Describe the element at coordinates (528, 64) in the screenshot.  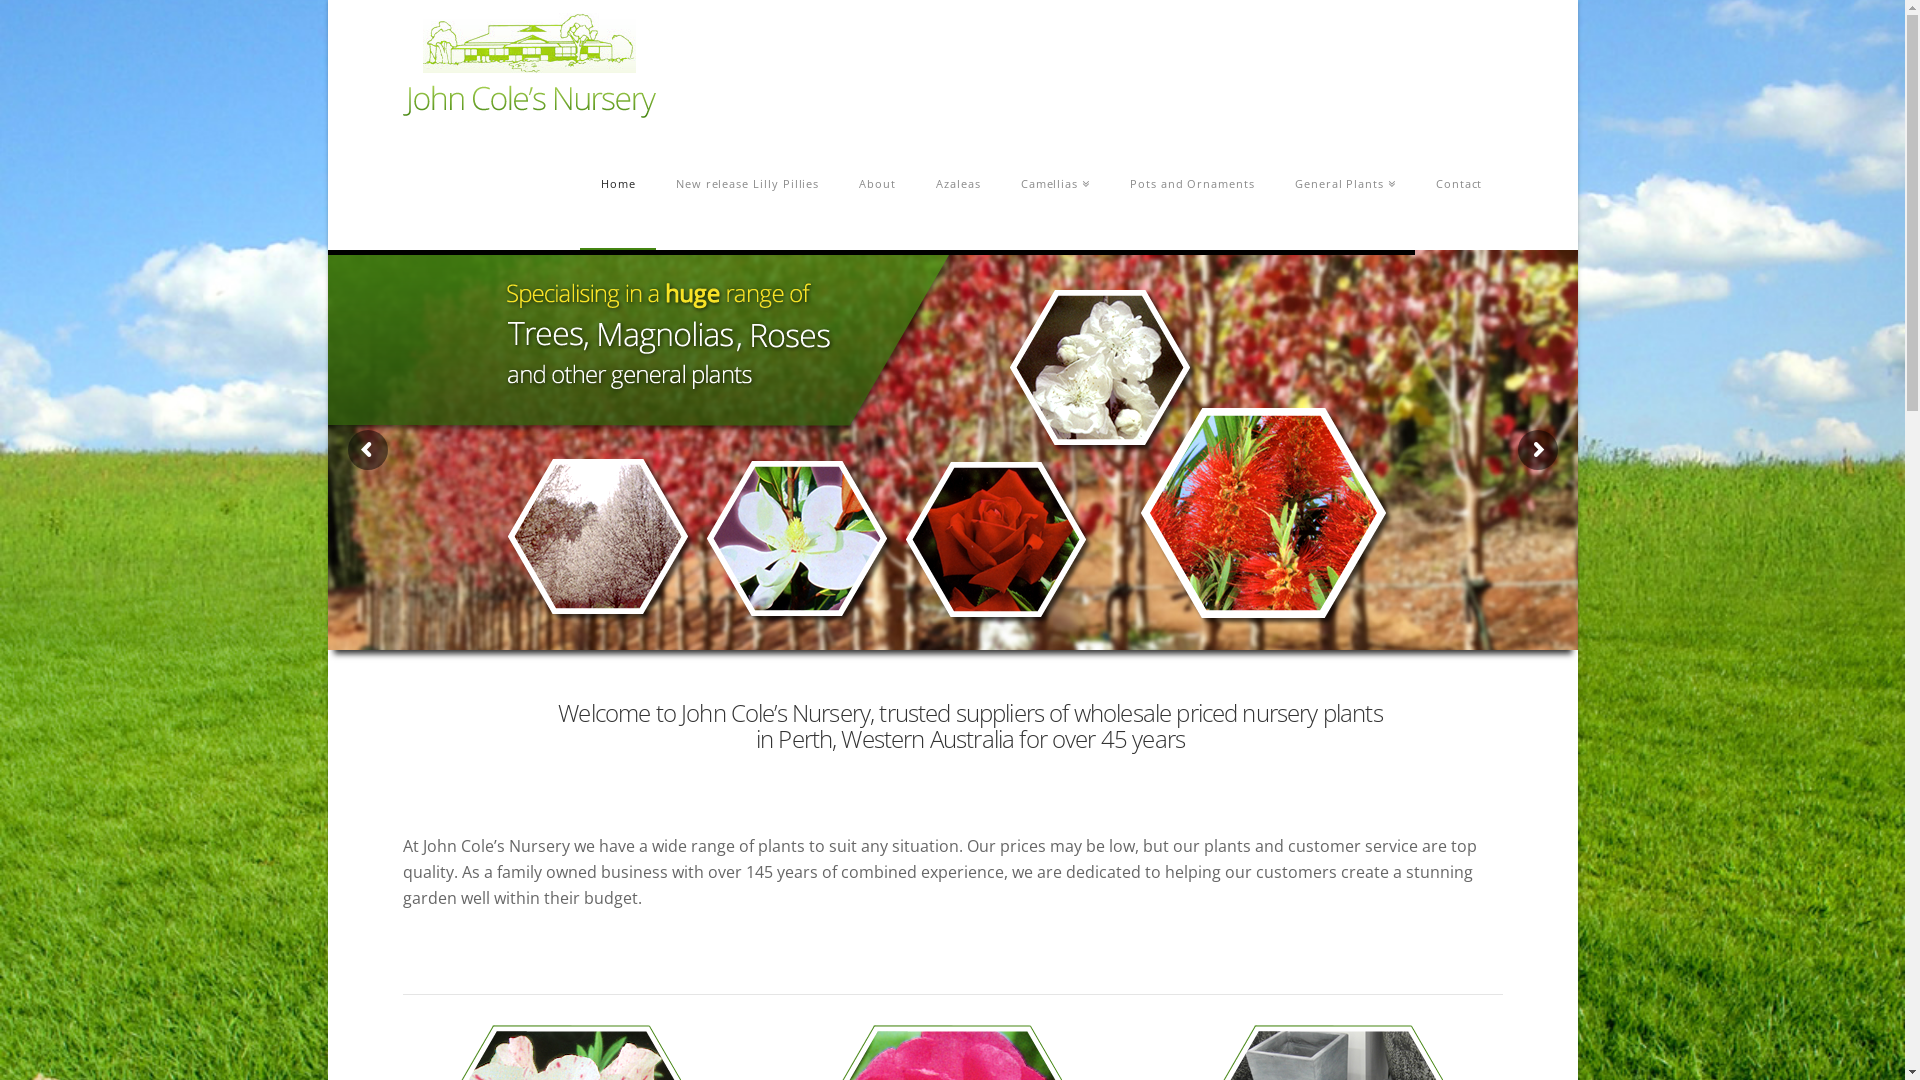
I see `'Retail Garden Nursery in Banjup, Western Australia'` at that location.